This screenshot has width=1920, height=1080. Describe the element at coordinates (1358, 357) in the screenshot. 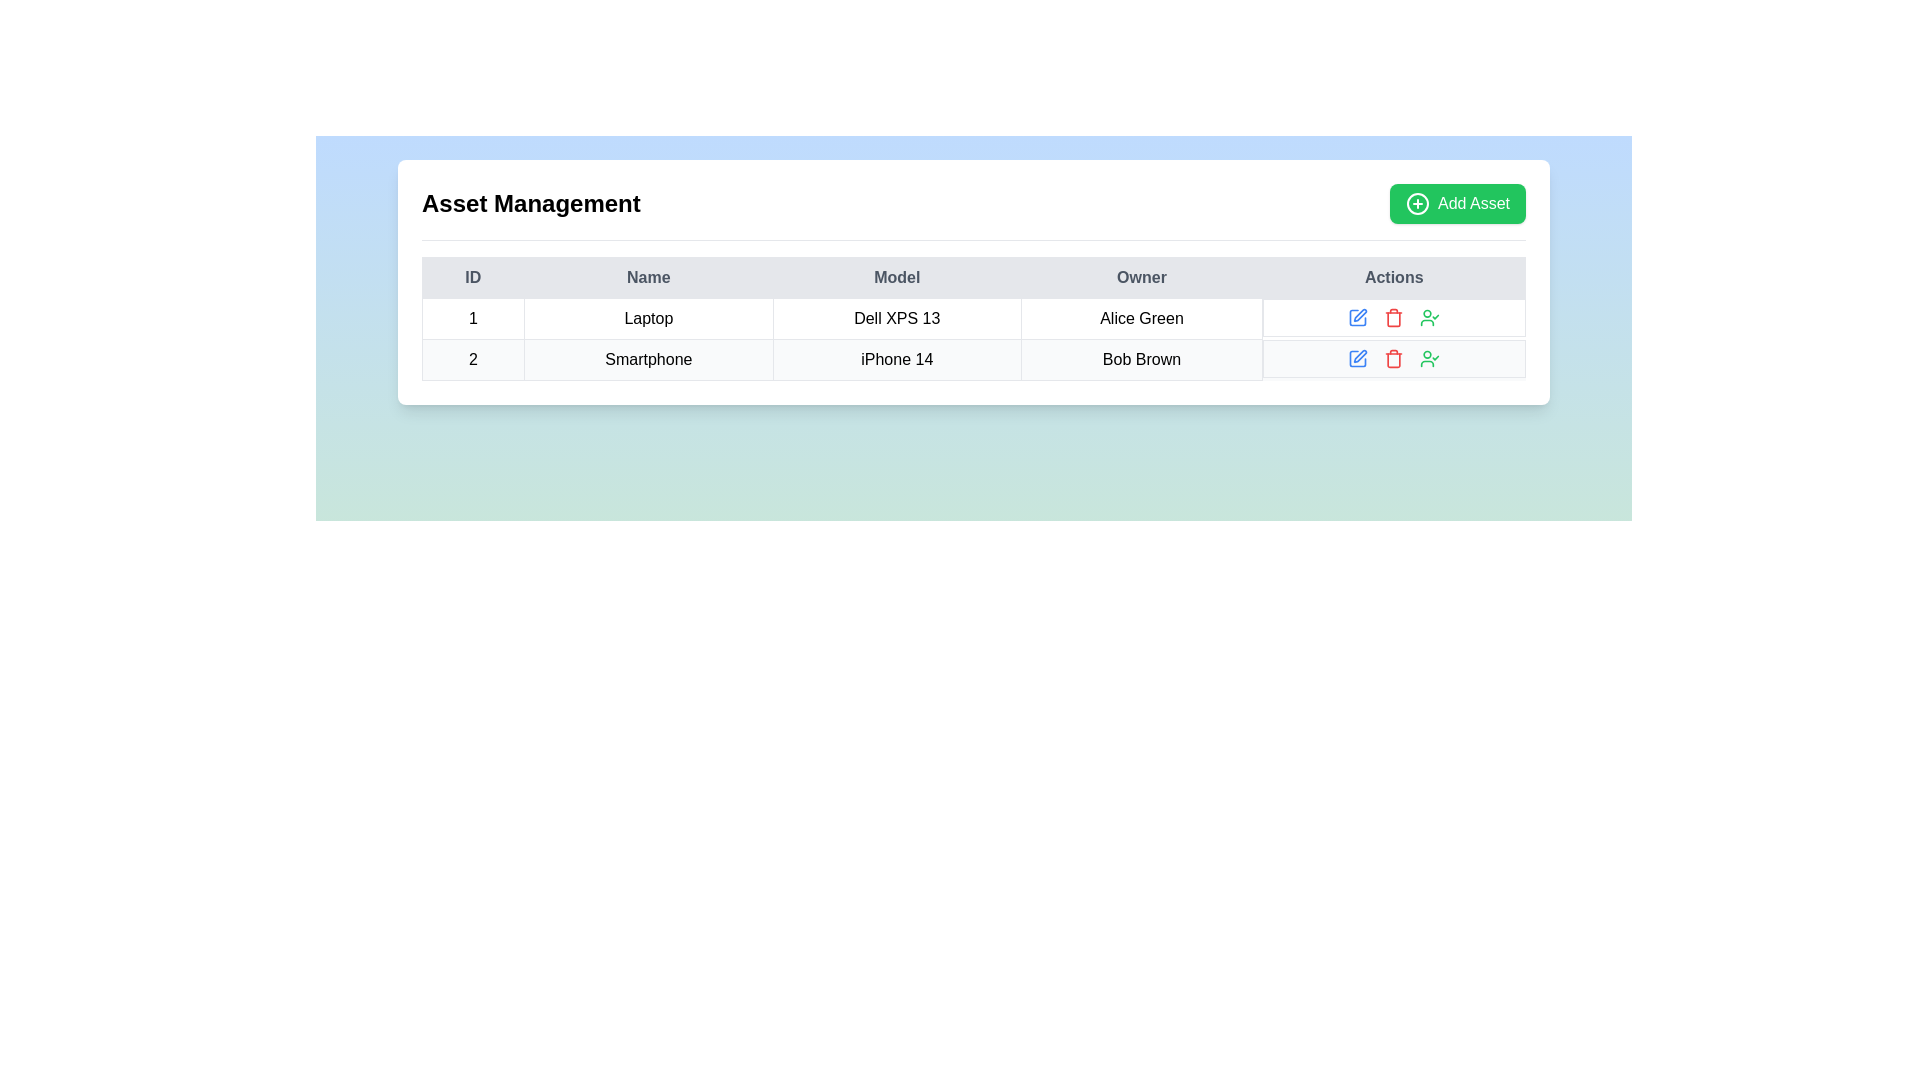

I see `the first interactive icon button in the second row of the 'Actions' column in the 'Asset Management' data table` at that location.